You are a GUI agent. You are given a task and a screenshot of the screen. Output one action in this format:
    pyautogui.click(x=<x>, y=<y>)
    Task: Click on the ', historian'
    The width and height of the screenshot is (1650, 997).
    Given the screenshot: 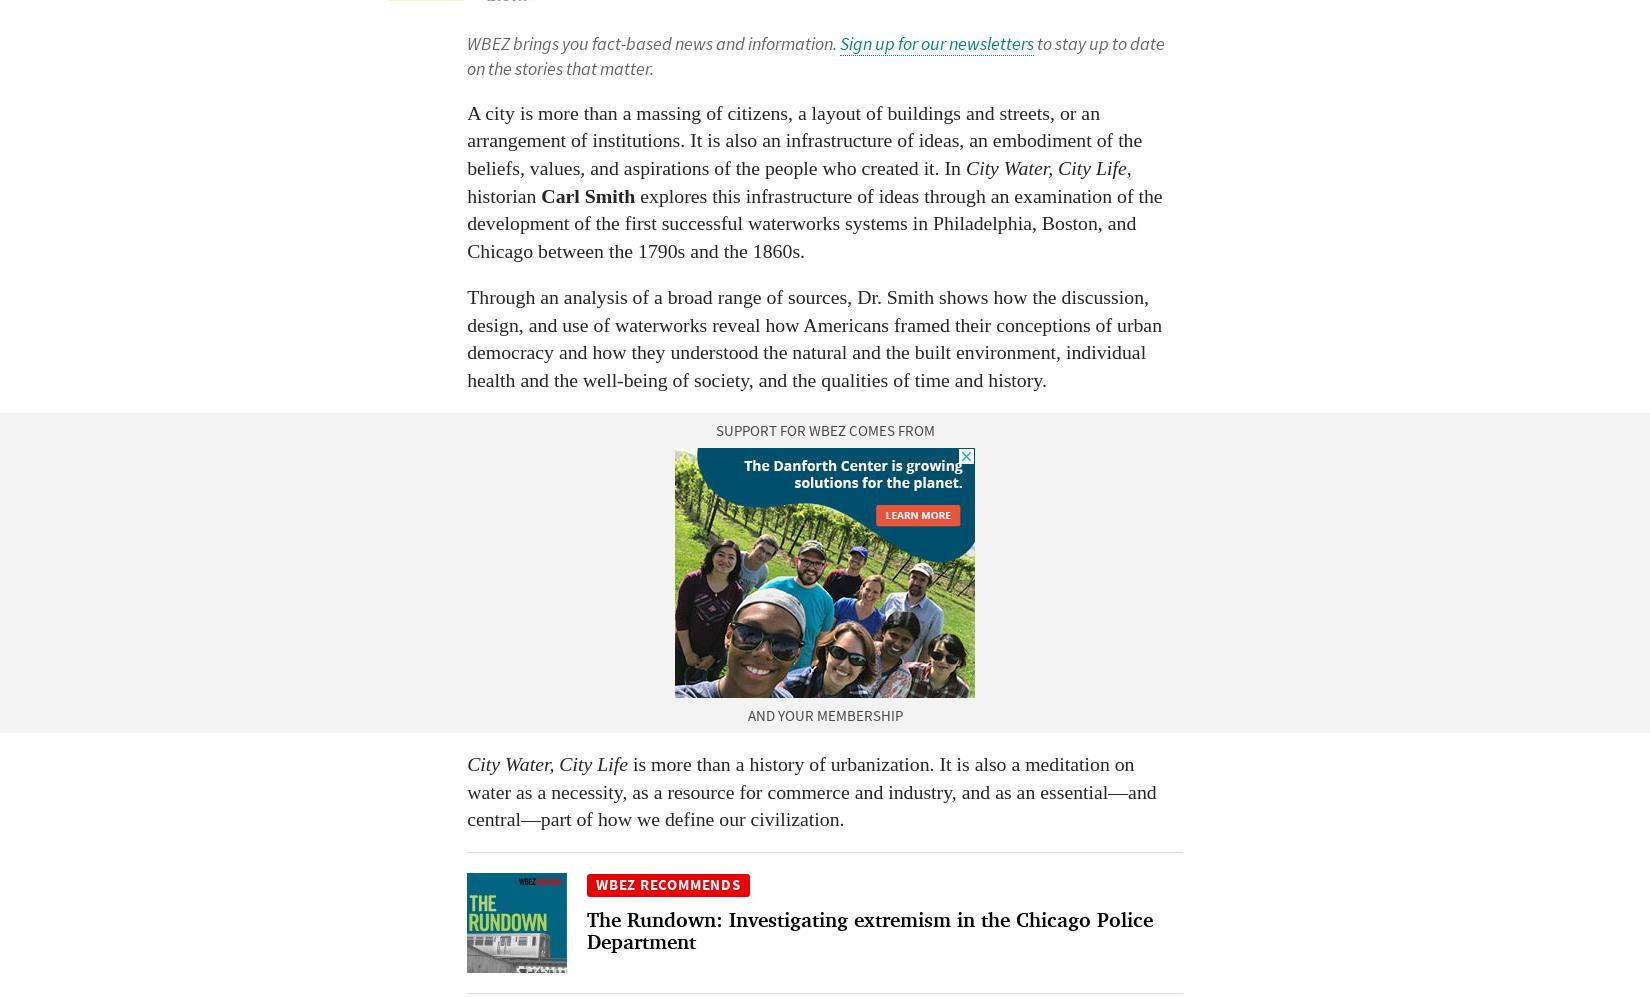 What is the action you would take?
    pyautogui.click(x=797, y=180)
    